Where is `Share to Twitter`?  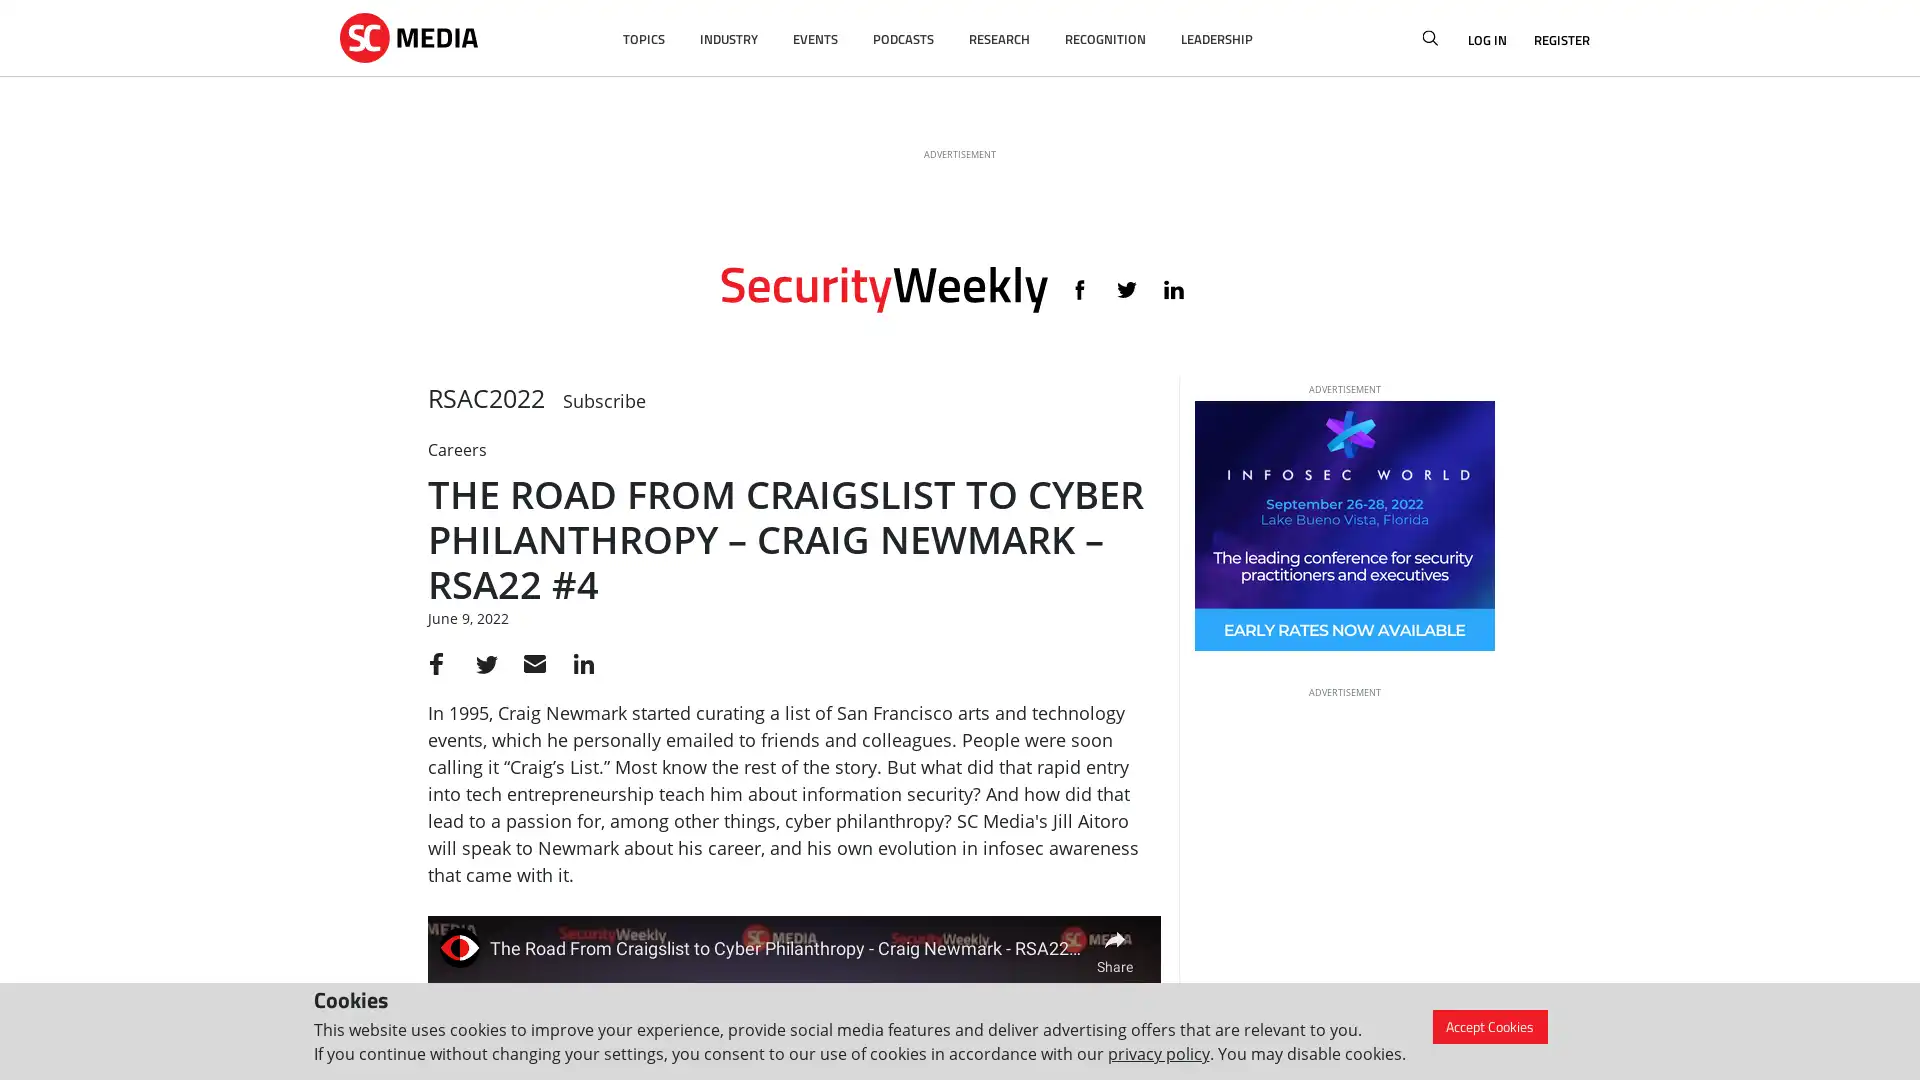 Share to Twitter is located at coordinates (483, 663).